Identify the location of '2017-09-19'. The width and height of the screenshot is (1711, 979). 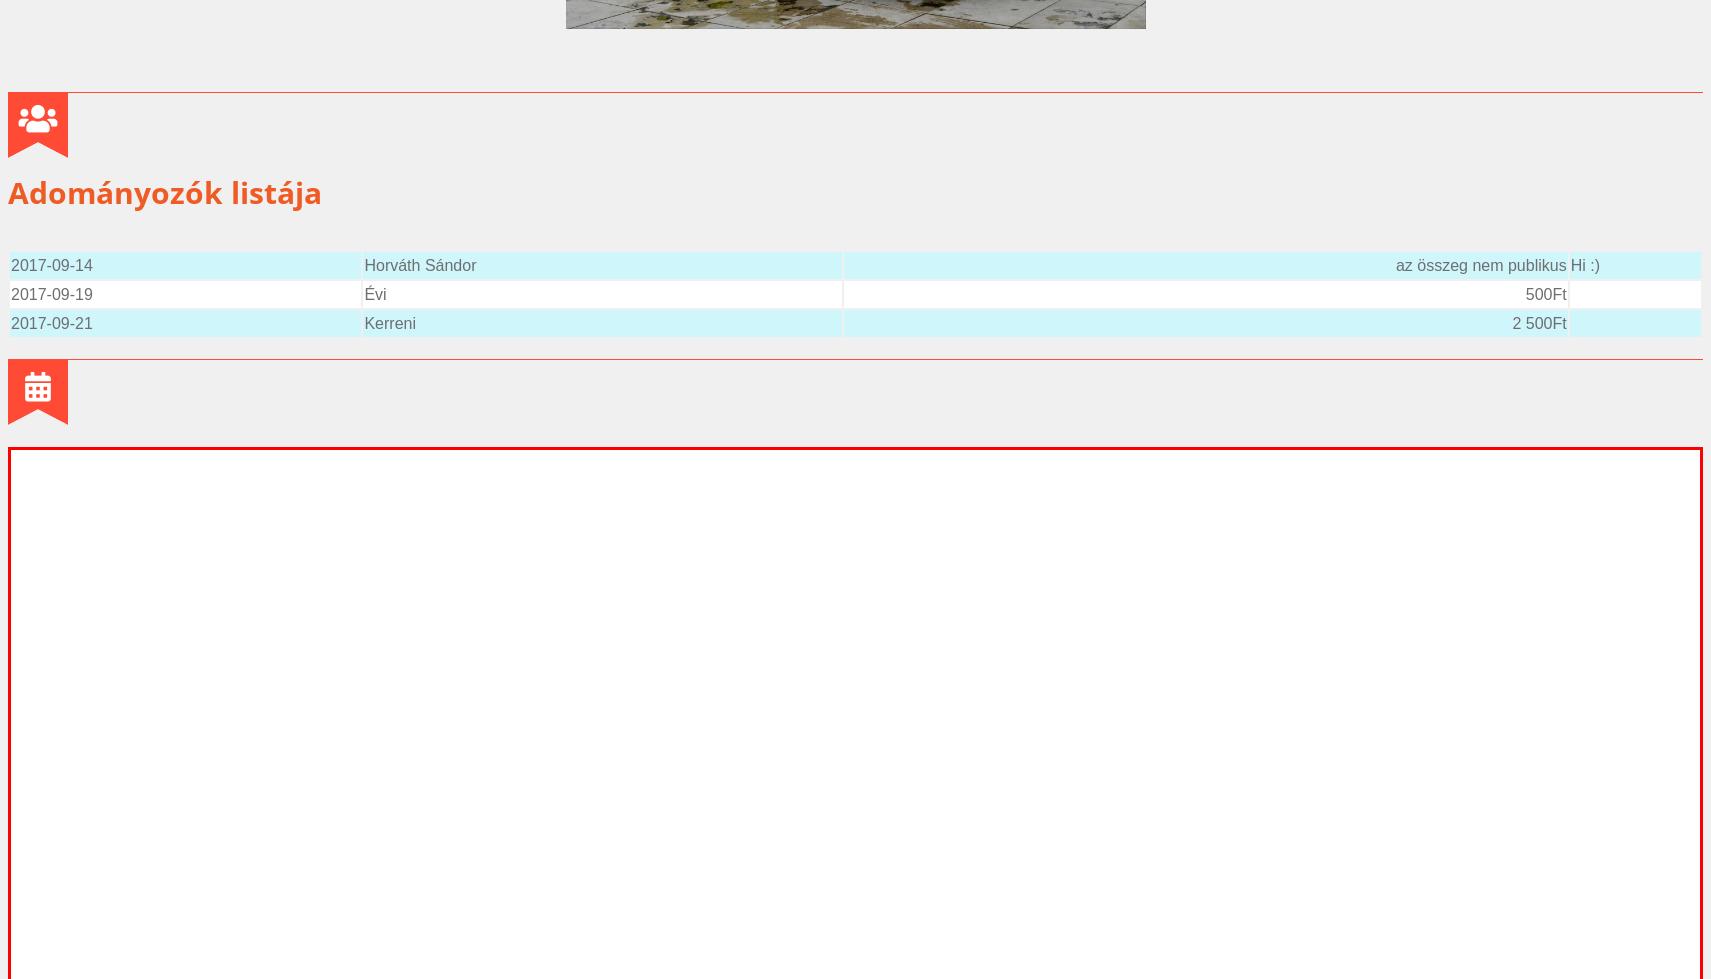
(50, 293).